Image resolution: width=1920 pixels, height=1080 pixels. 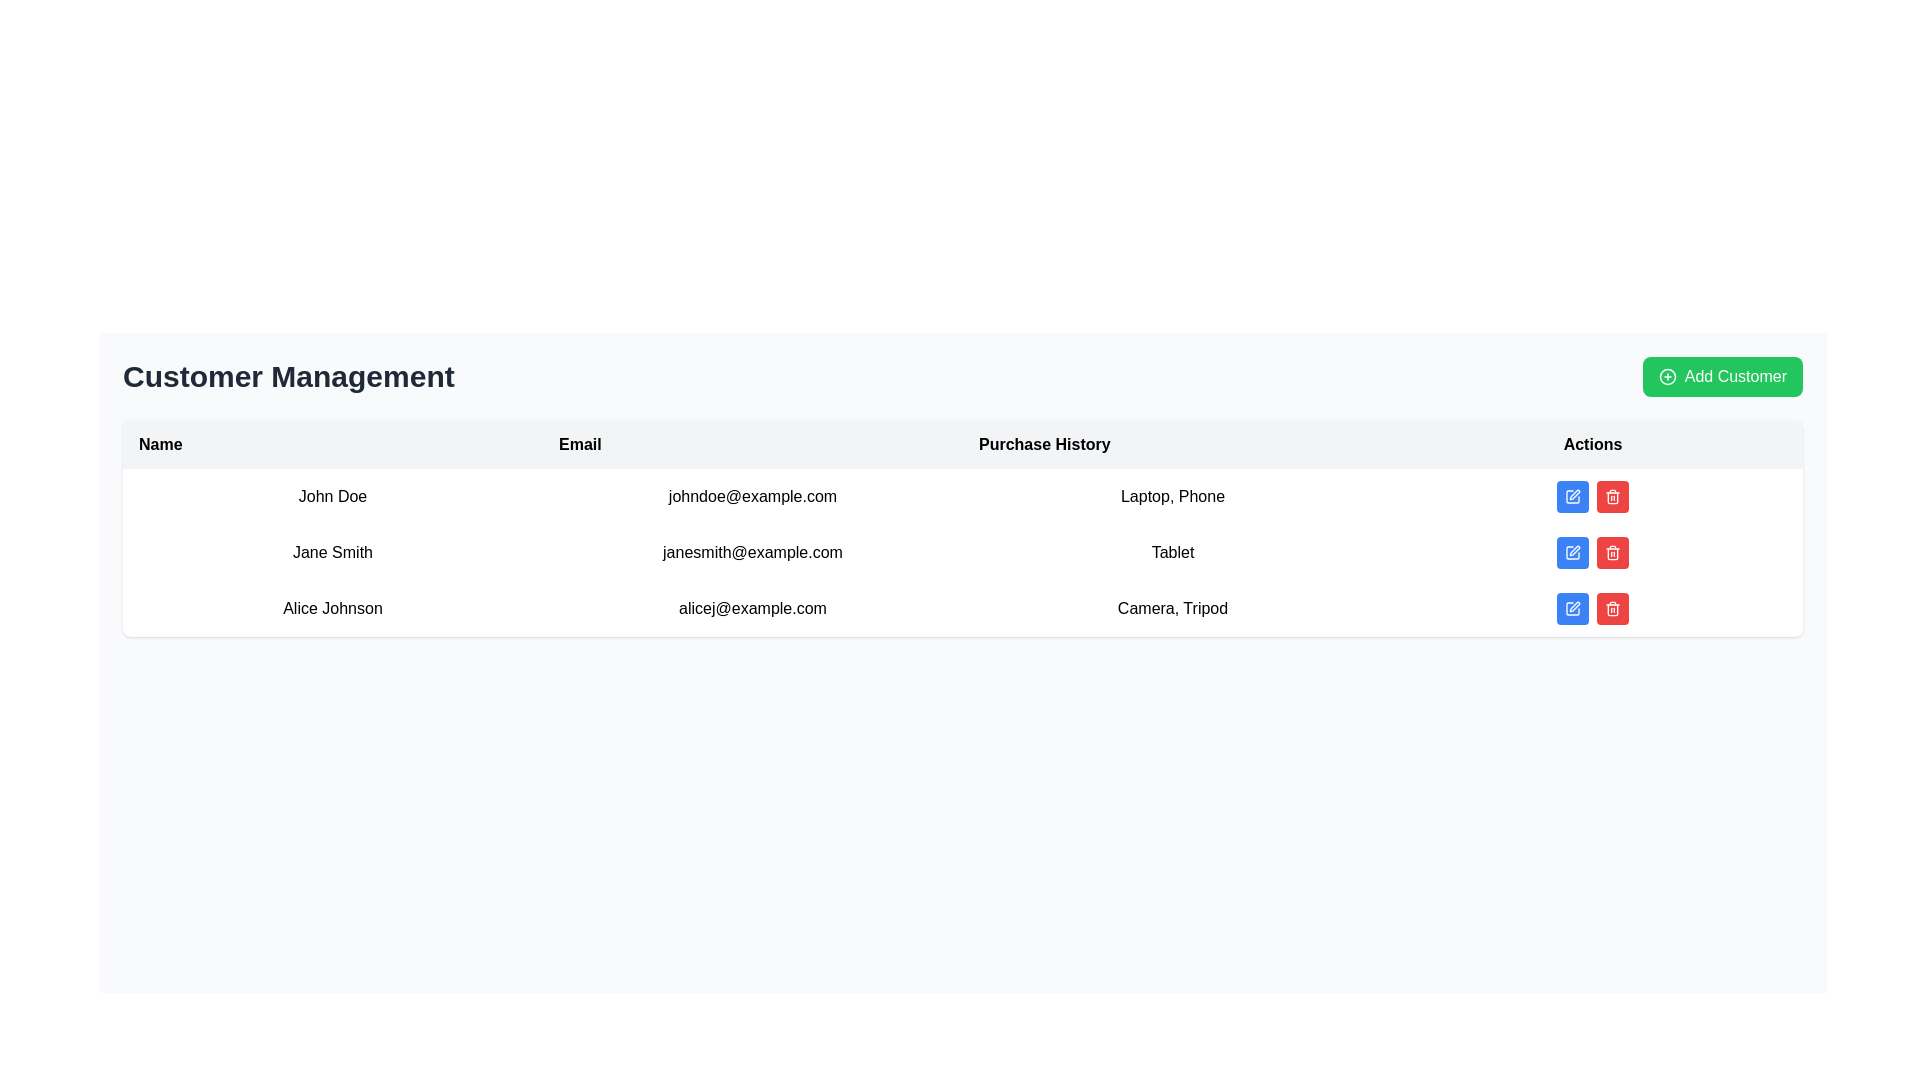 I want to click on the circular graphical component representing a 'plus in a circle' within the 'Add Customer' button, which is located in the top-right corner of the interface, so click(x=1667, y=377).